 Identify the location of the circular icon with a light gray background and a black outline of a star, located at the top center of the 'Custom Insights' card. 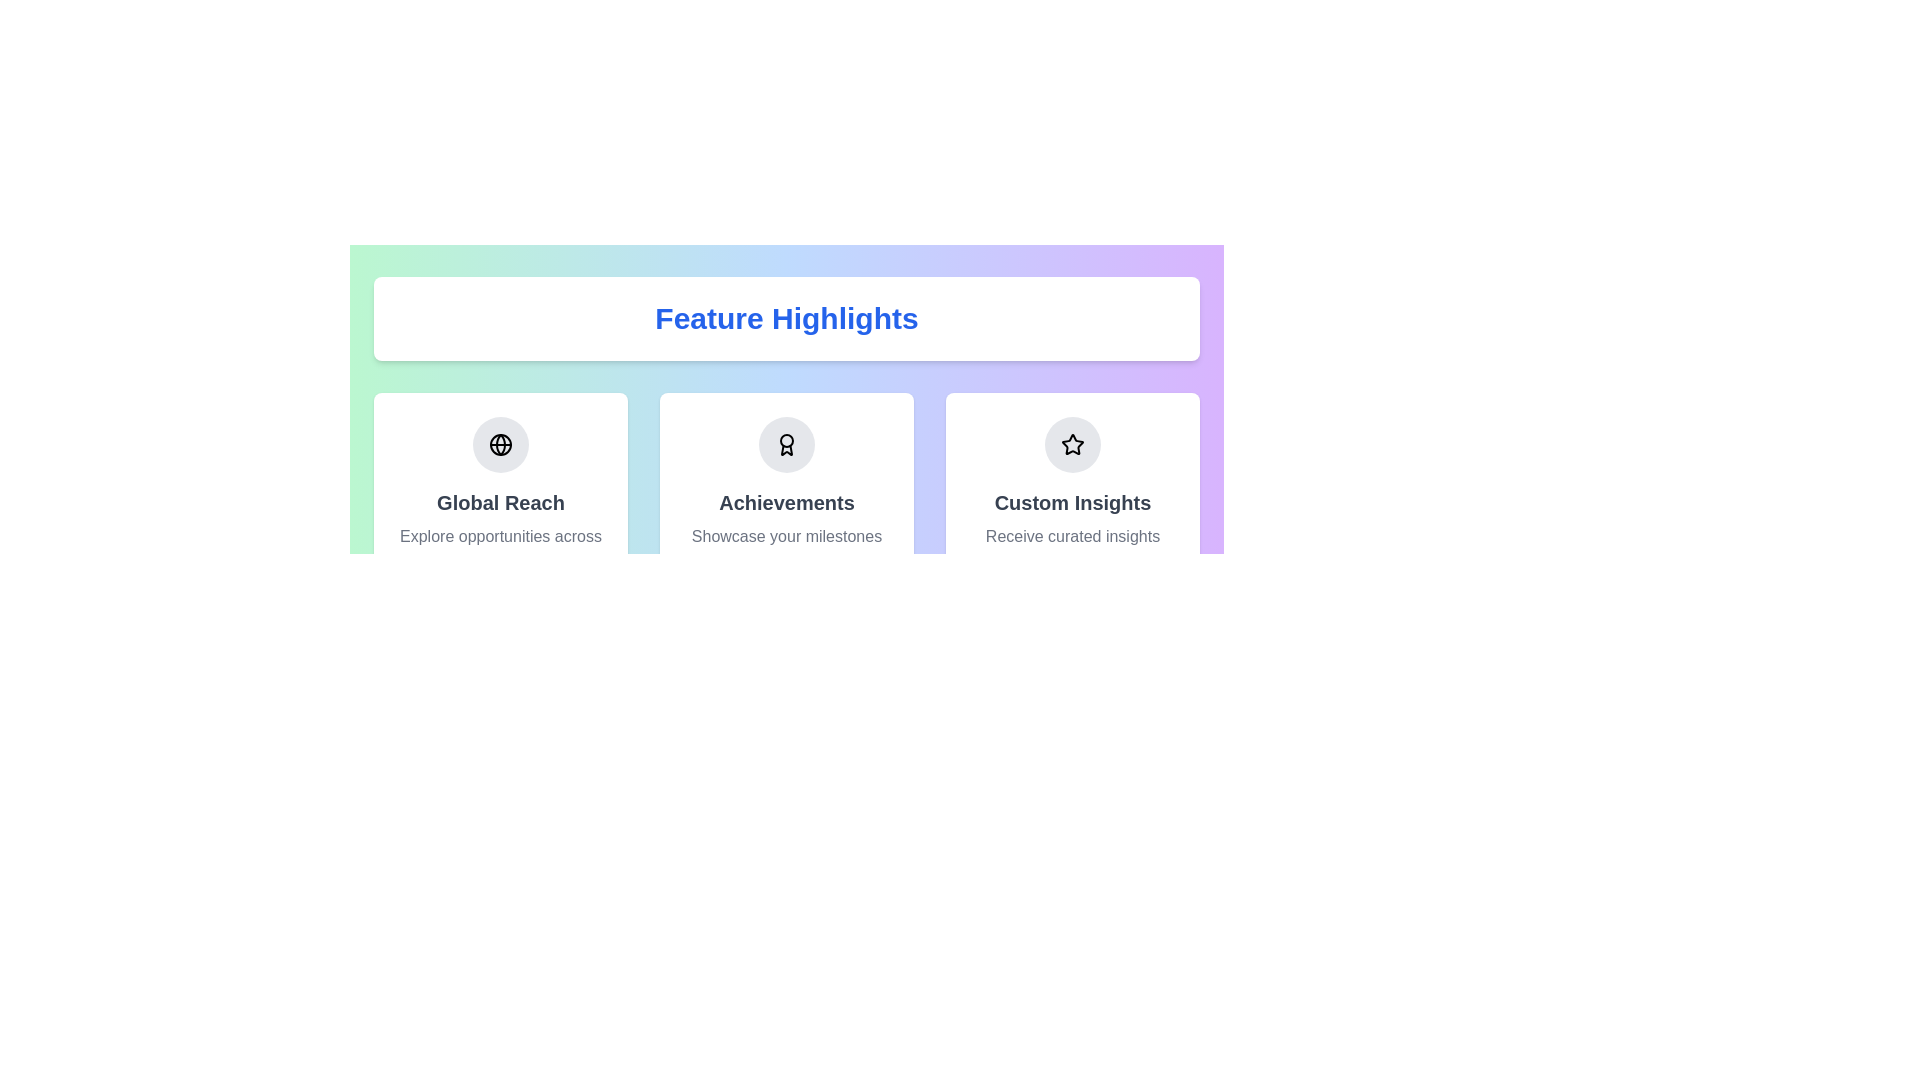
(1072, 443).